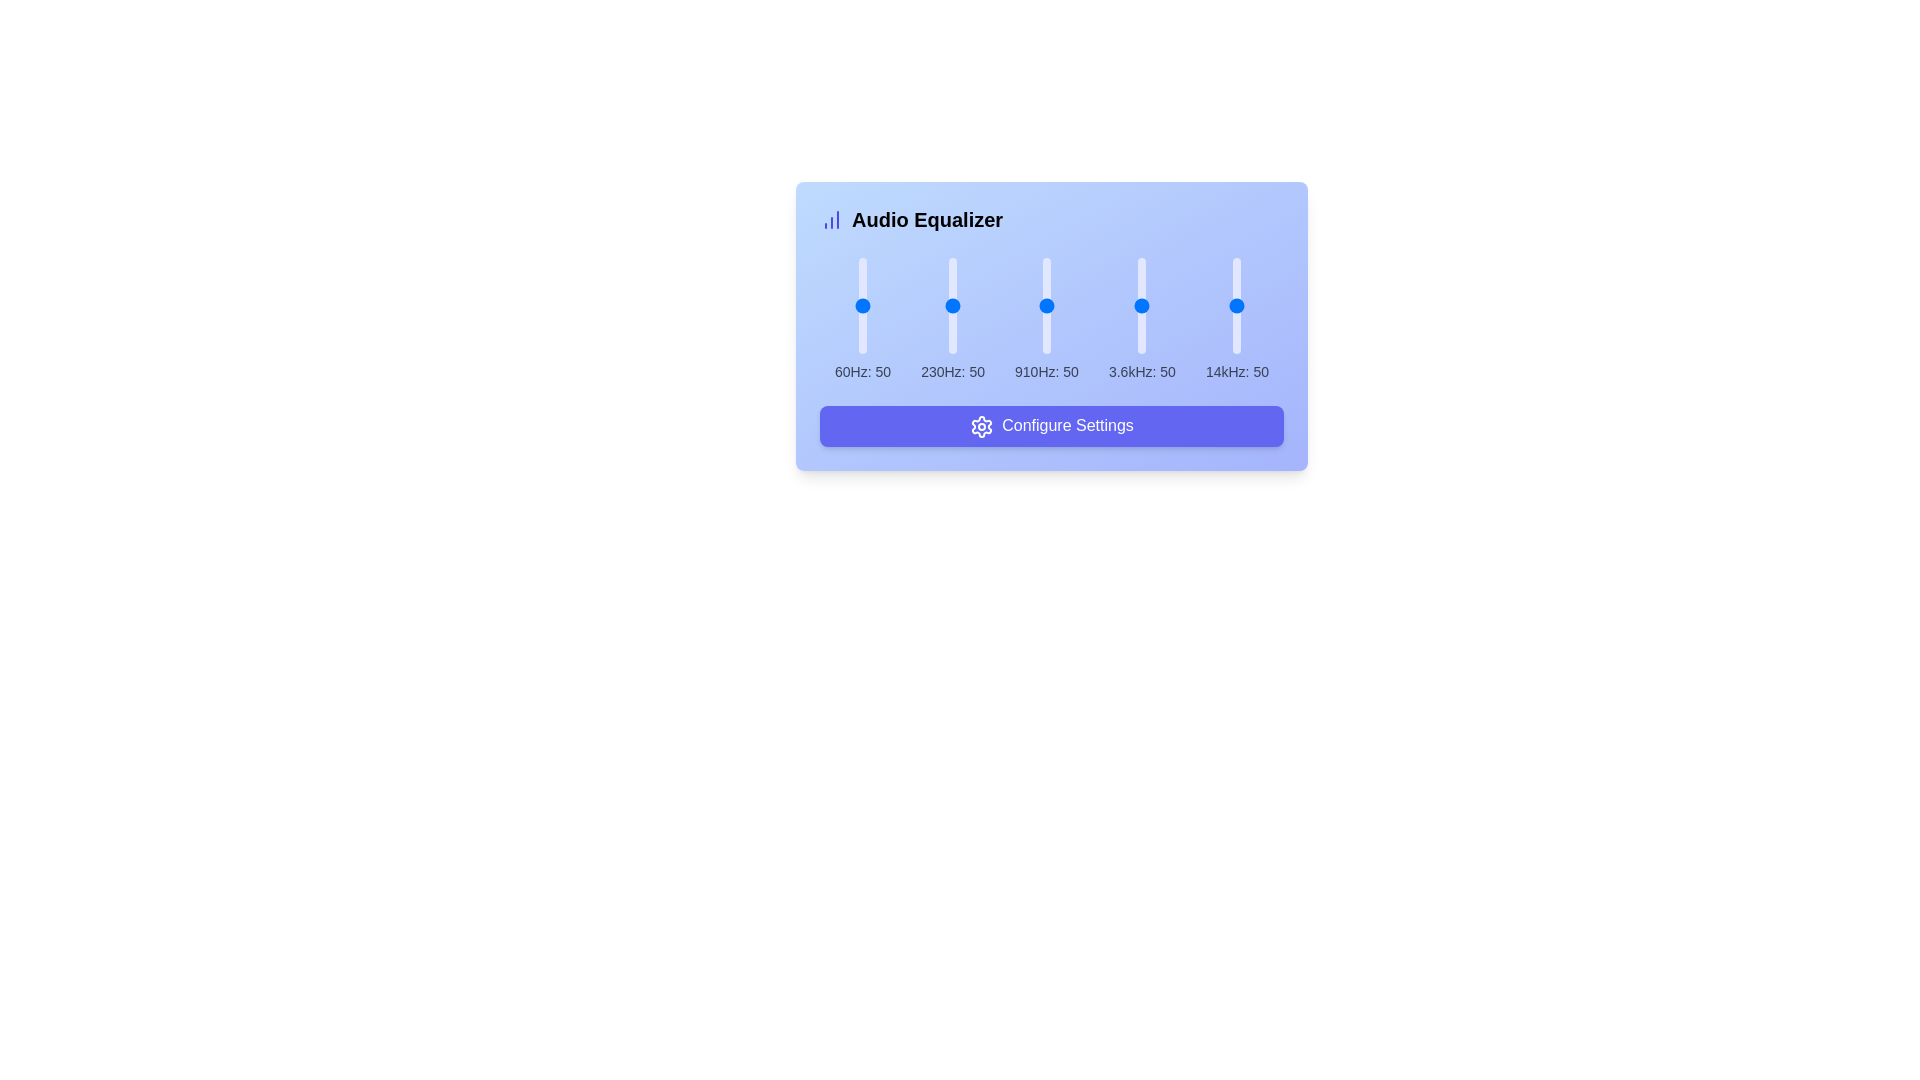  I want to click on the 230Hz slider value, so click(952, 307).